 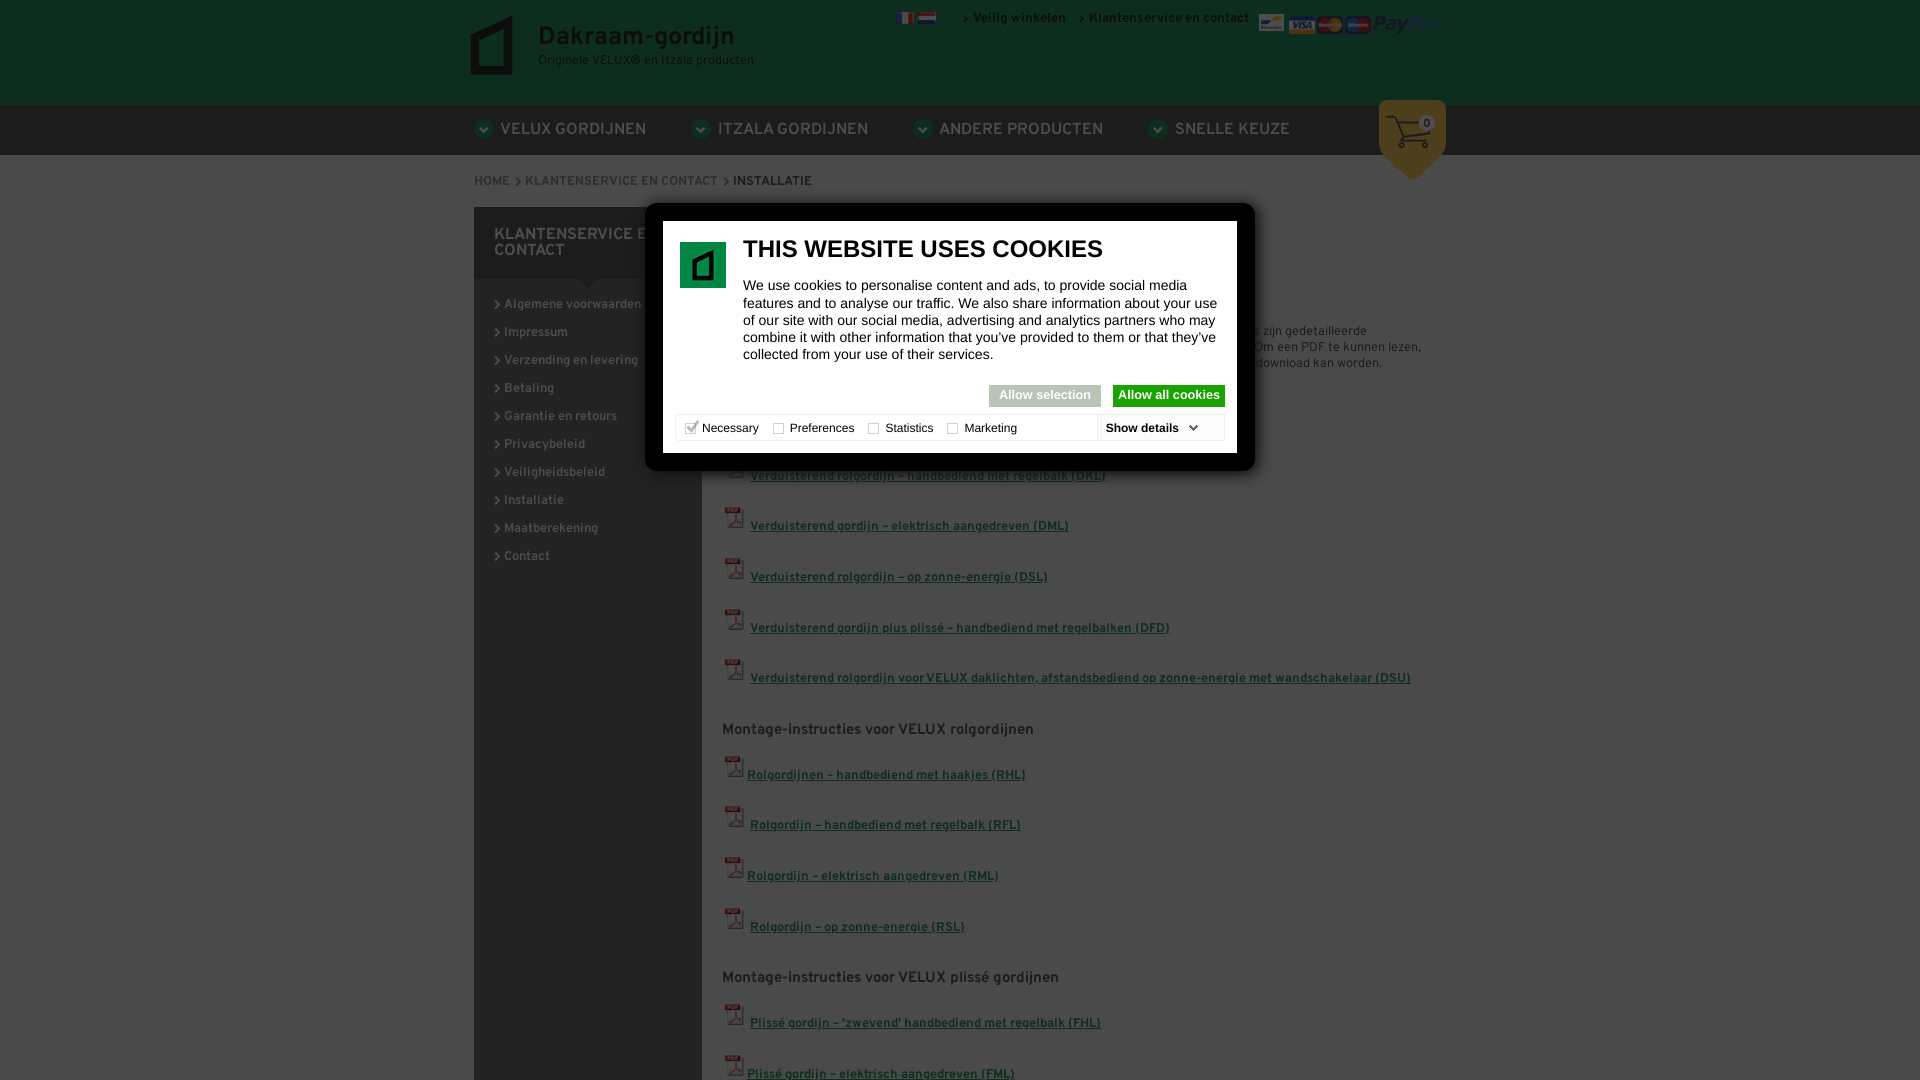 What do you see at coordinates (560, 415) in the screenshot?
I see `'Garantie en retours'` at bounding box center [560, 415].